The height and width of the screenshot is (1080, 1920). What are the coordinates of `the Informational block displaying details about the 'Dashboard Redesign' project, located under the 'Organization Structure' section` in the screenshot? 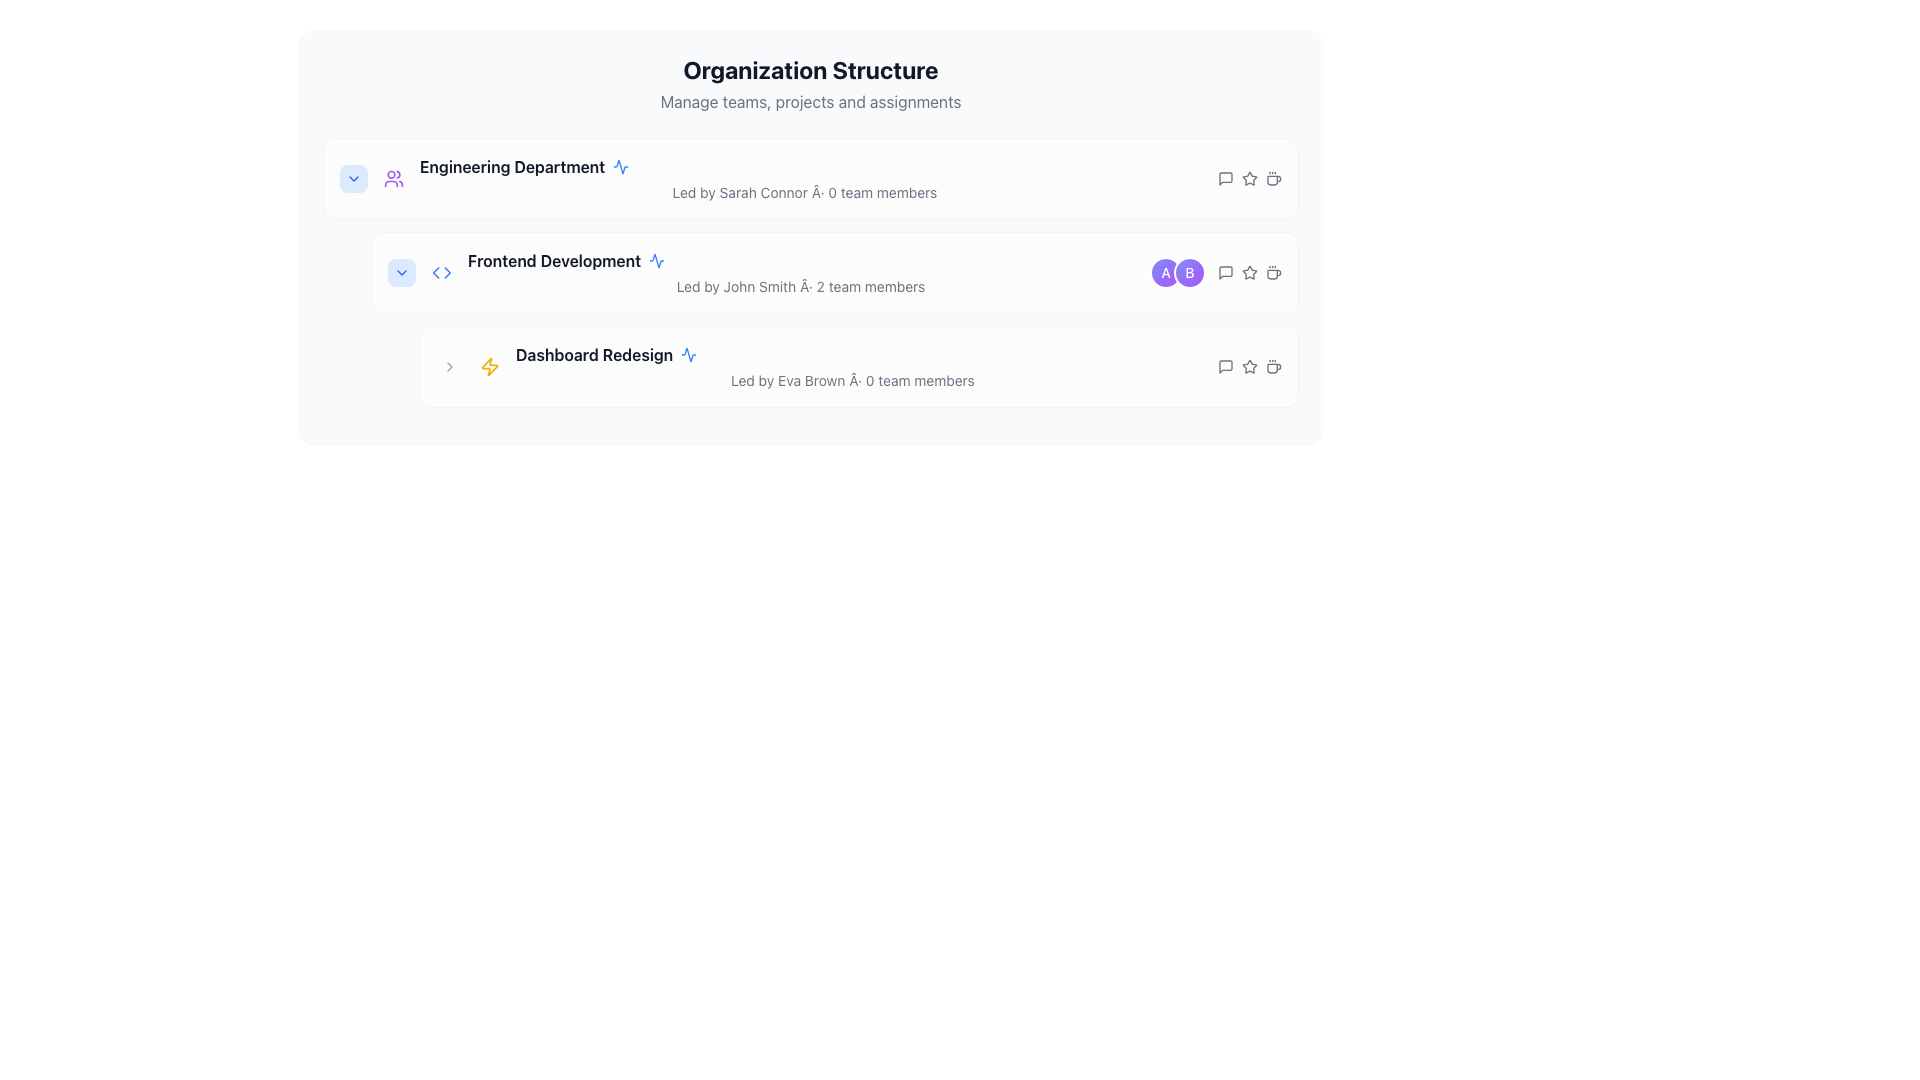 It's located at (859, 366).